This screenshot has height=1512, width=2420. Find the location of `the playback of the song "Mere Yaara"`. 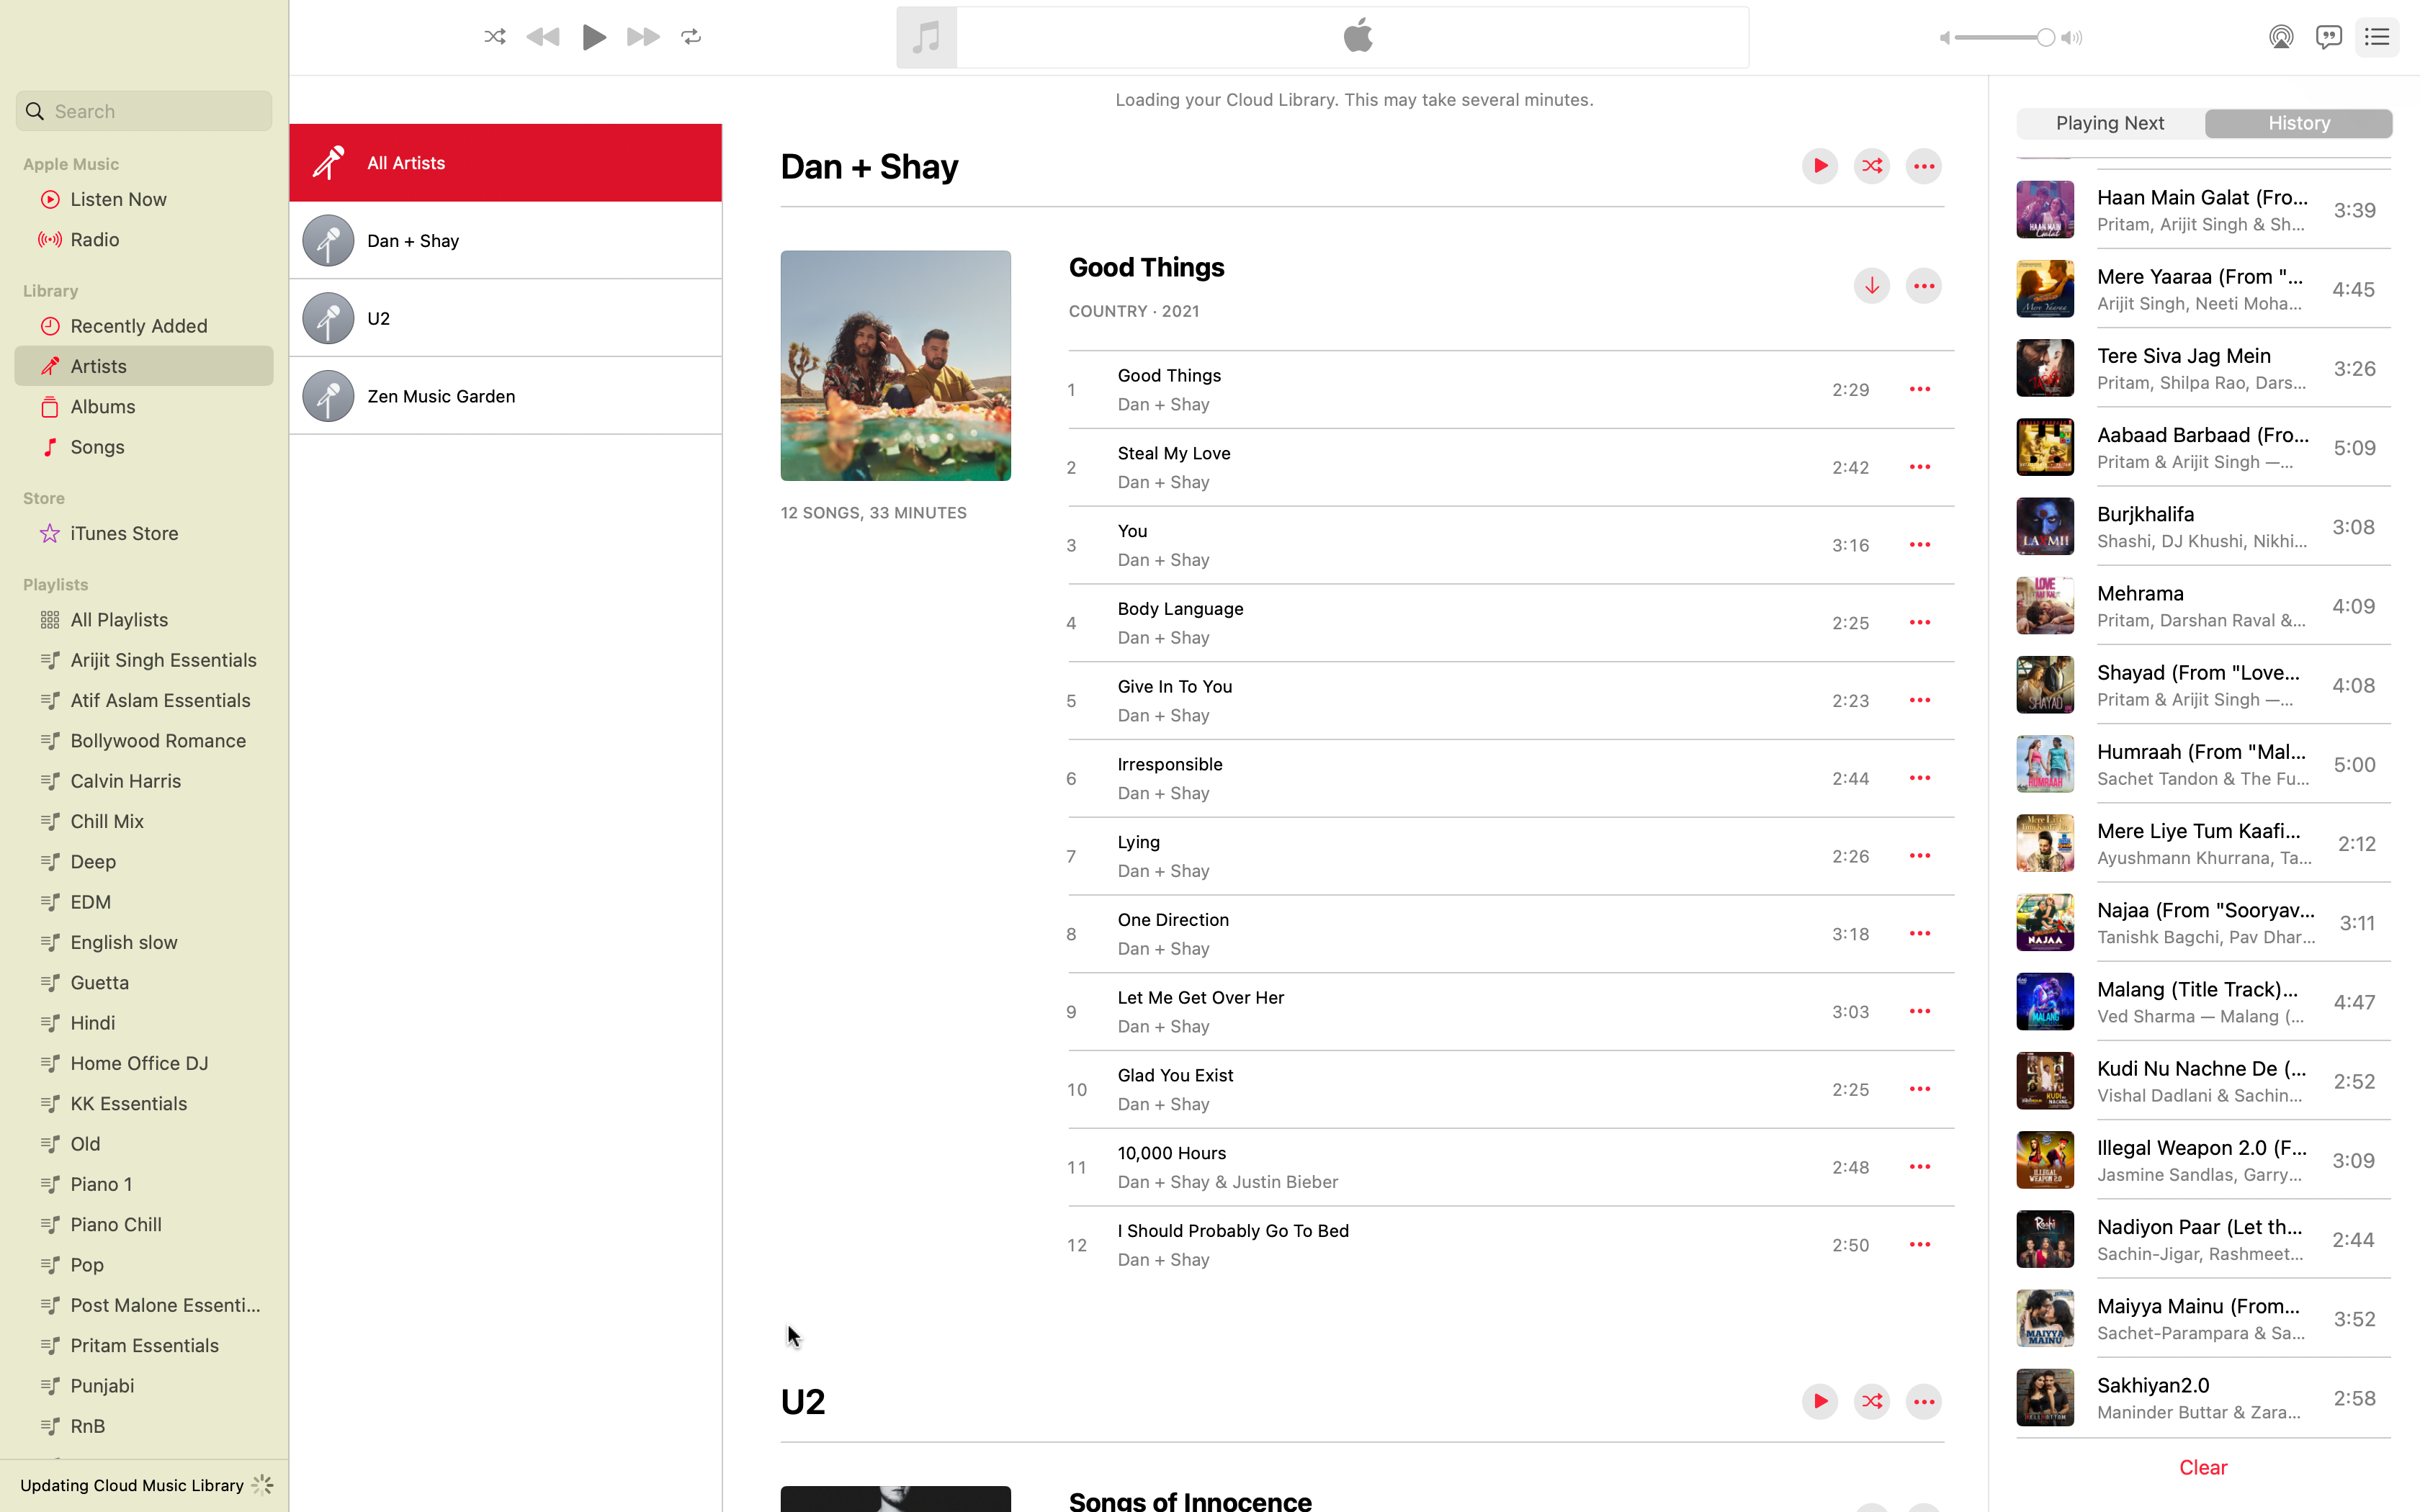

the playback of the song "Mere Yaara" is located at coordinates (2205, 287).